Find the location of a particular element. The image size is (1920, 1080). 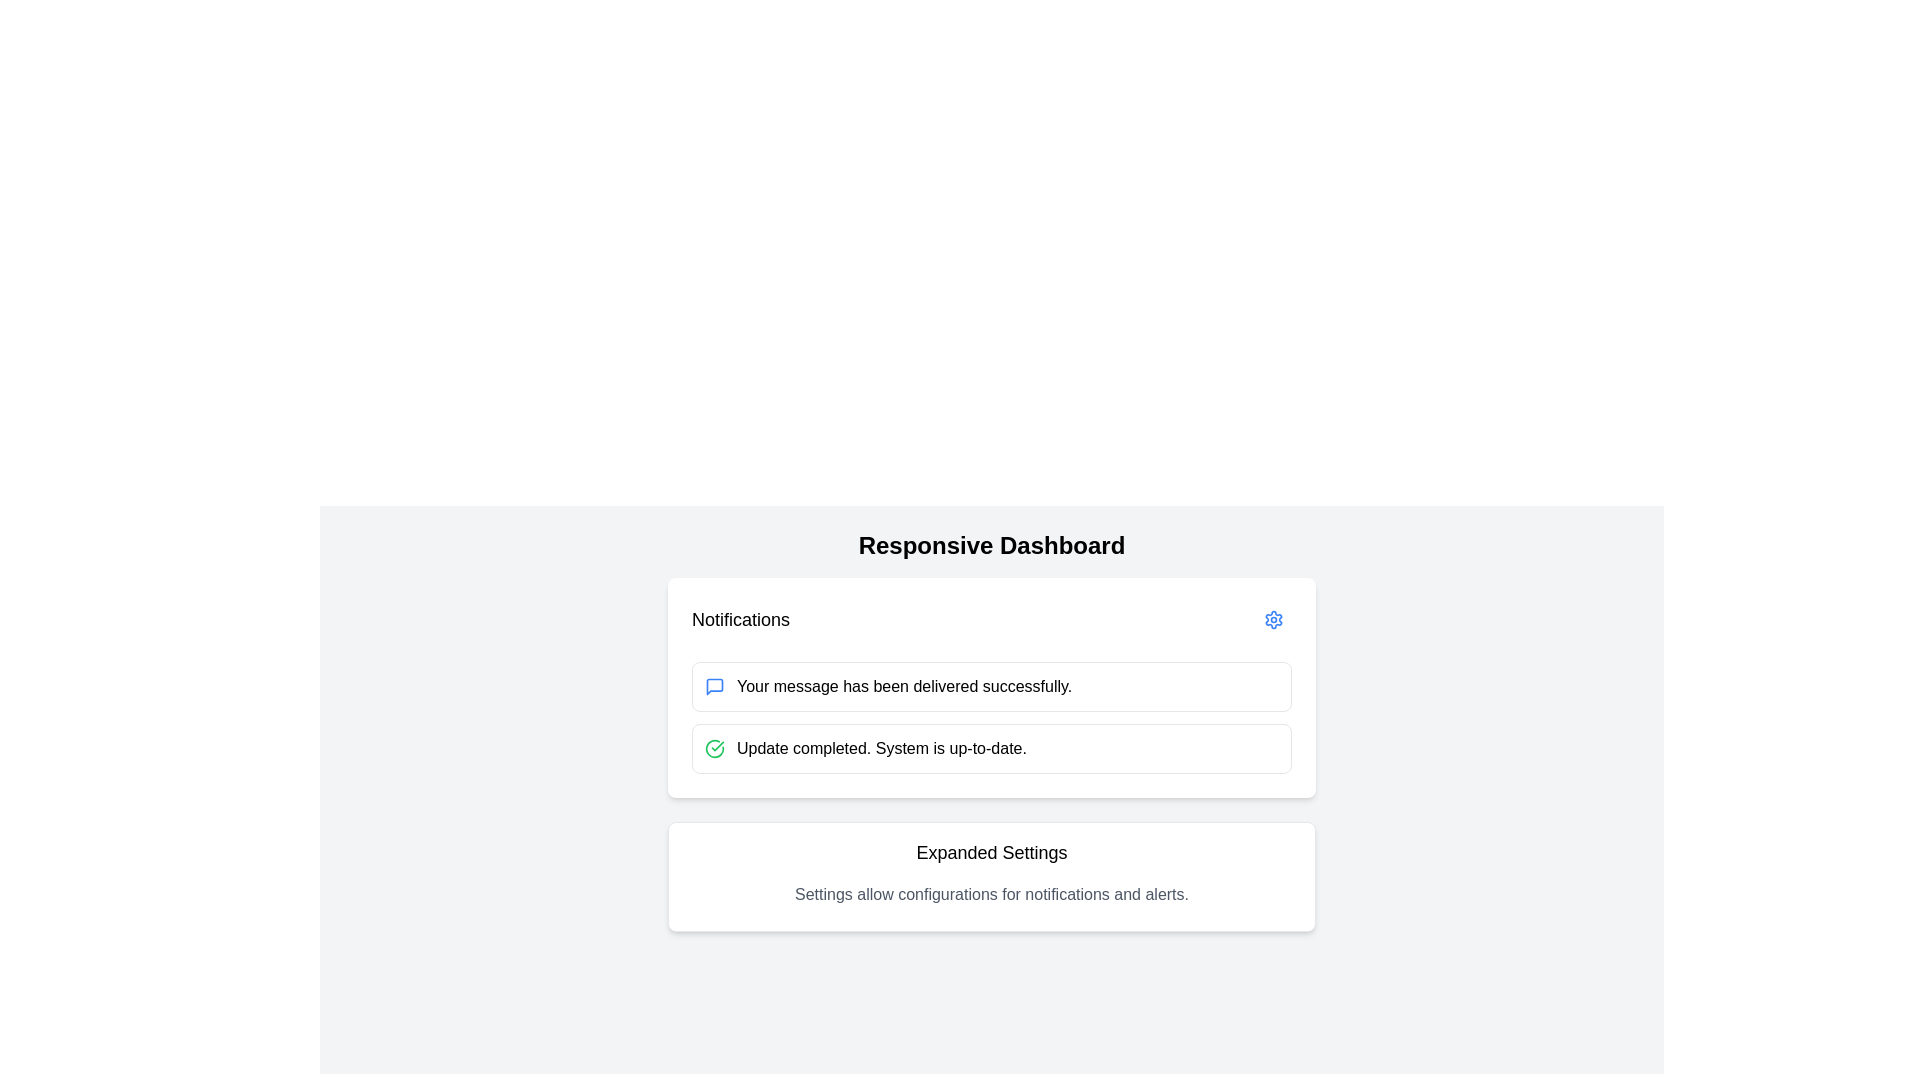

the text label displaying the message 'Update completed. System is up-to-date.' to associate it with the notification icon indicating the update status is located at coordinates (881, 748).